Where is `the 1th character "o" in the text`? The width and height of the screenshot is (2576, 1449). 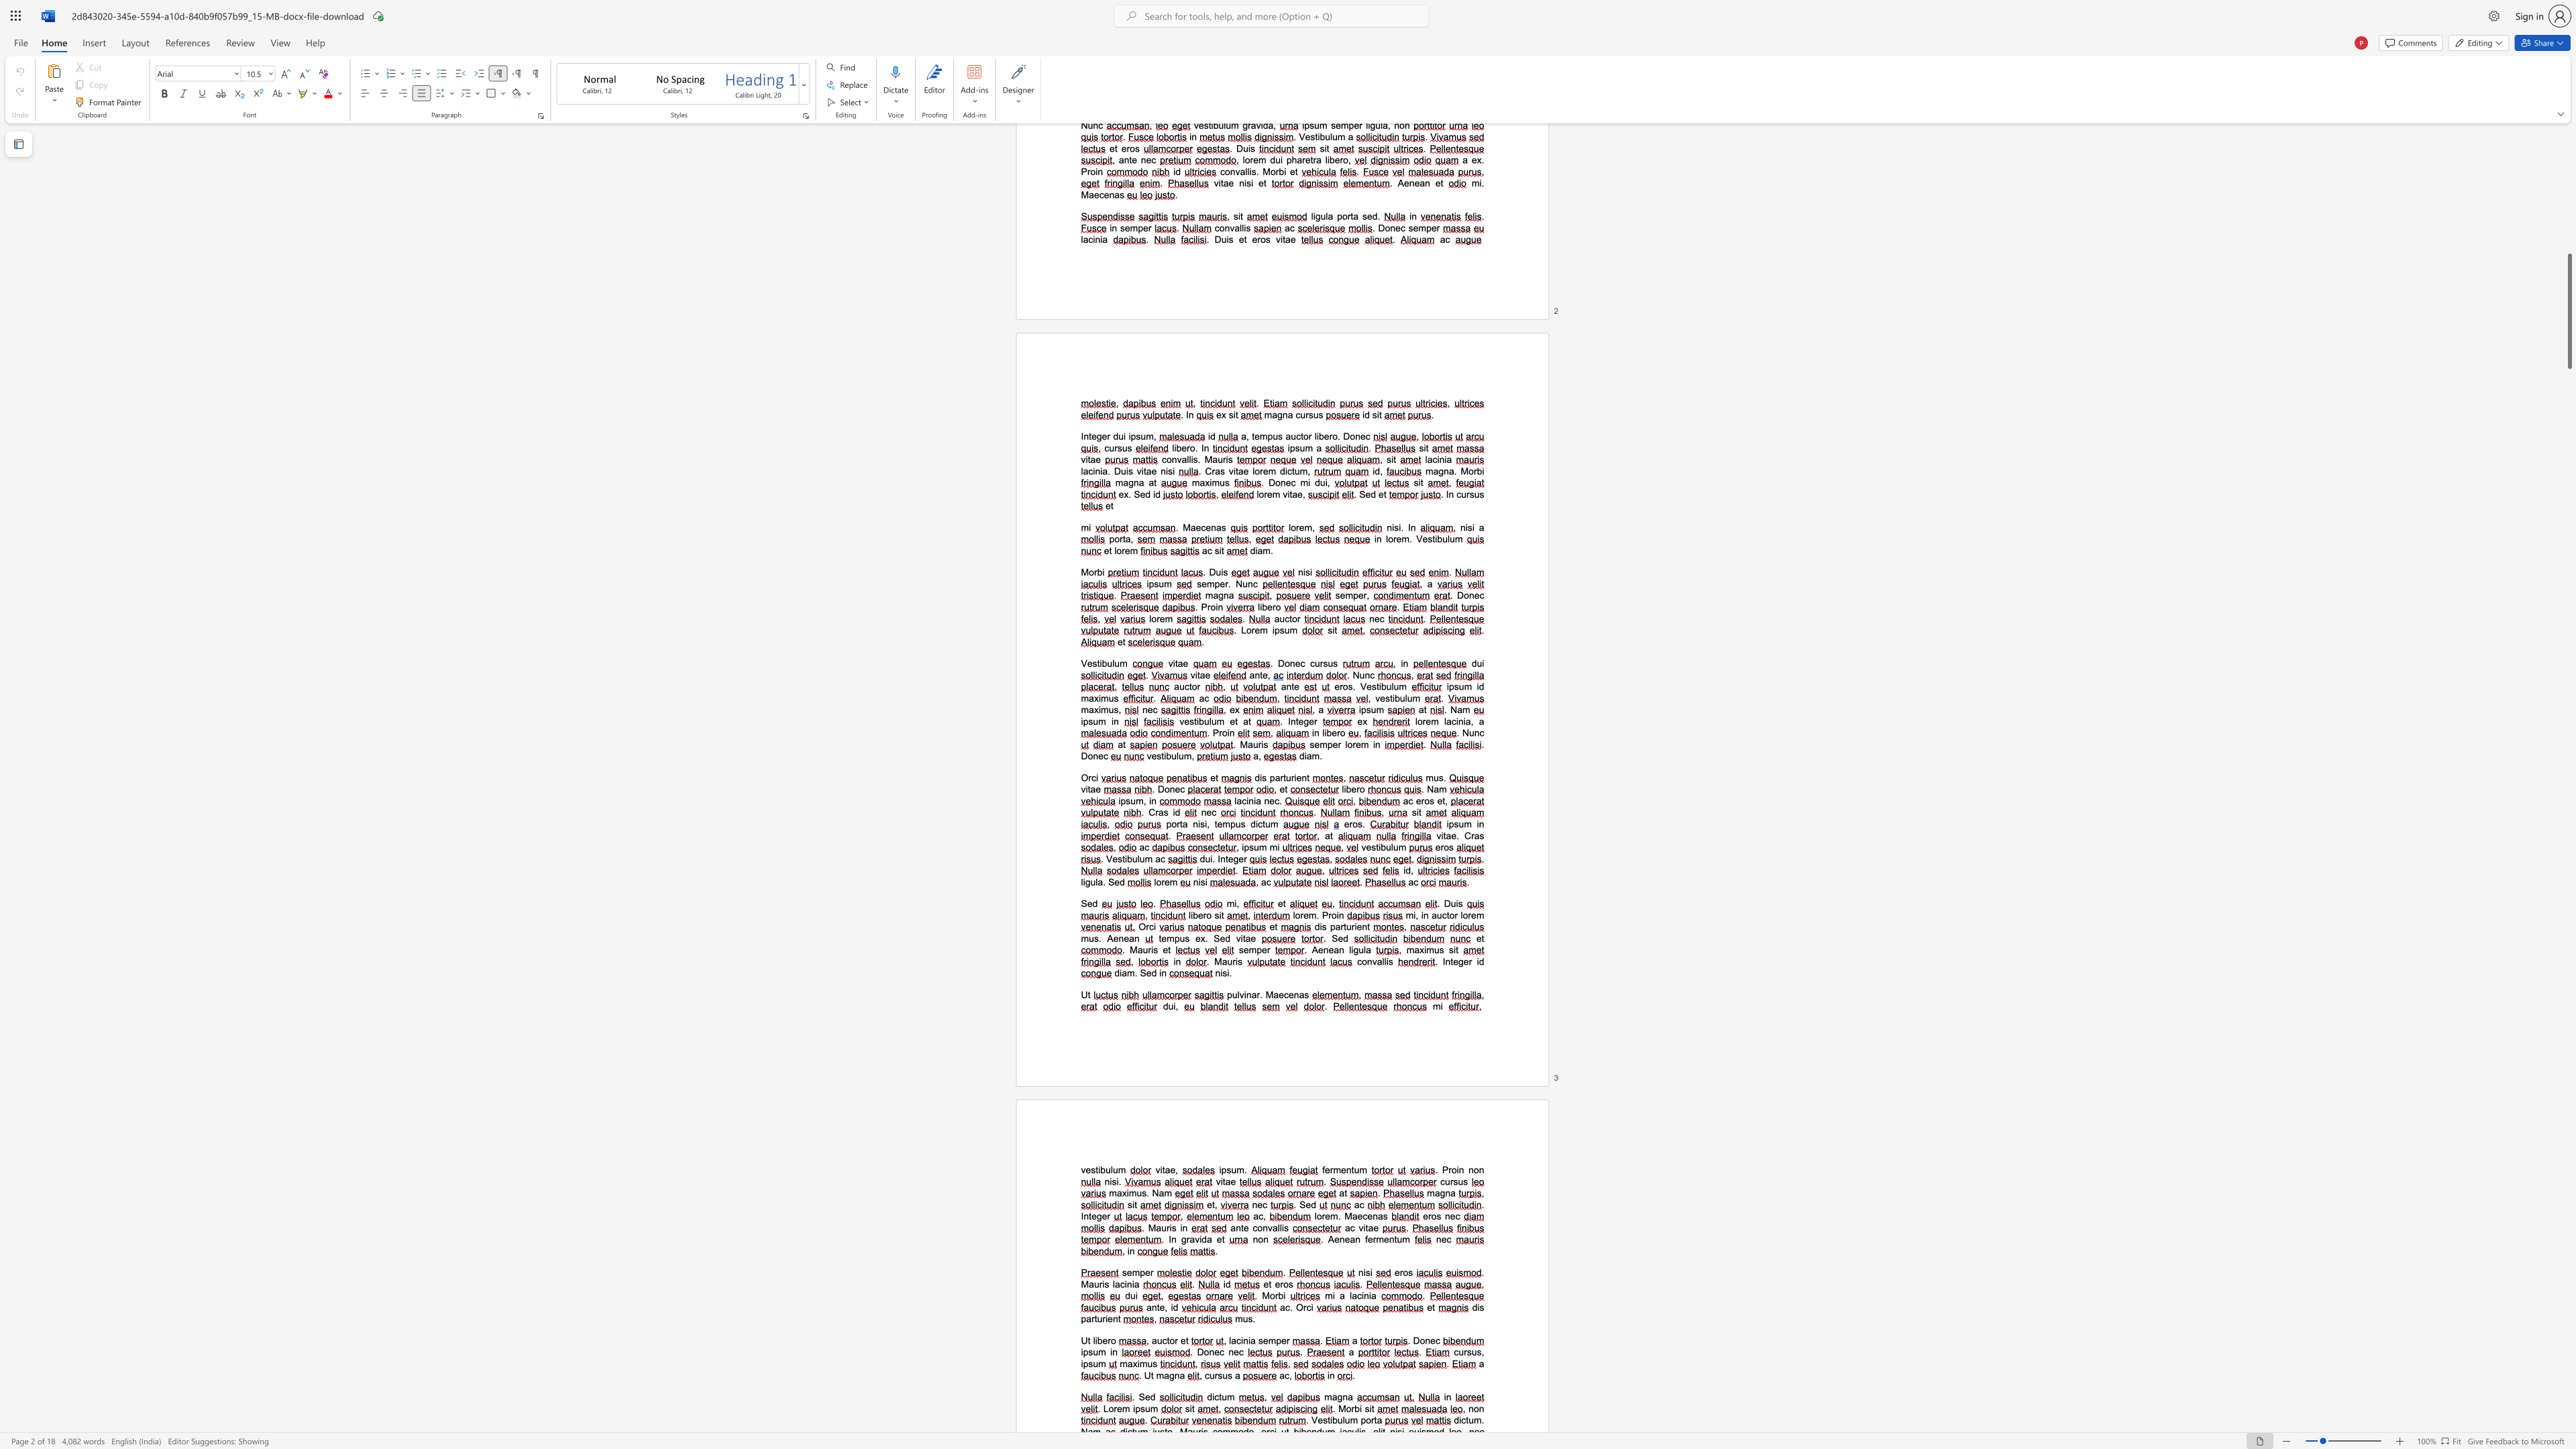 the 1th character "o" in the text is located at coordinates (1434, 1216).